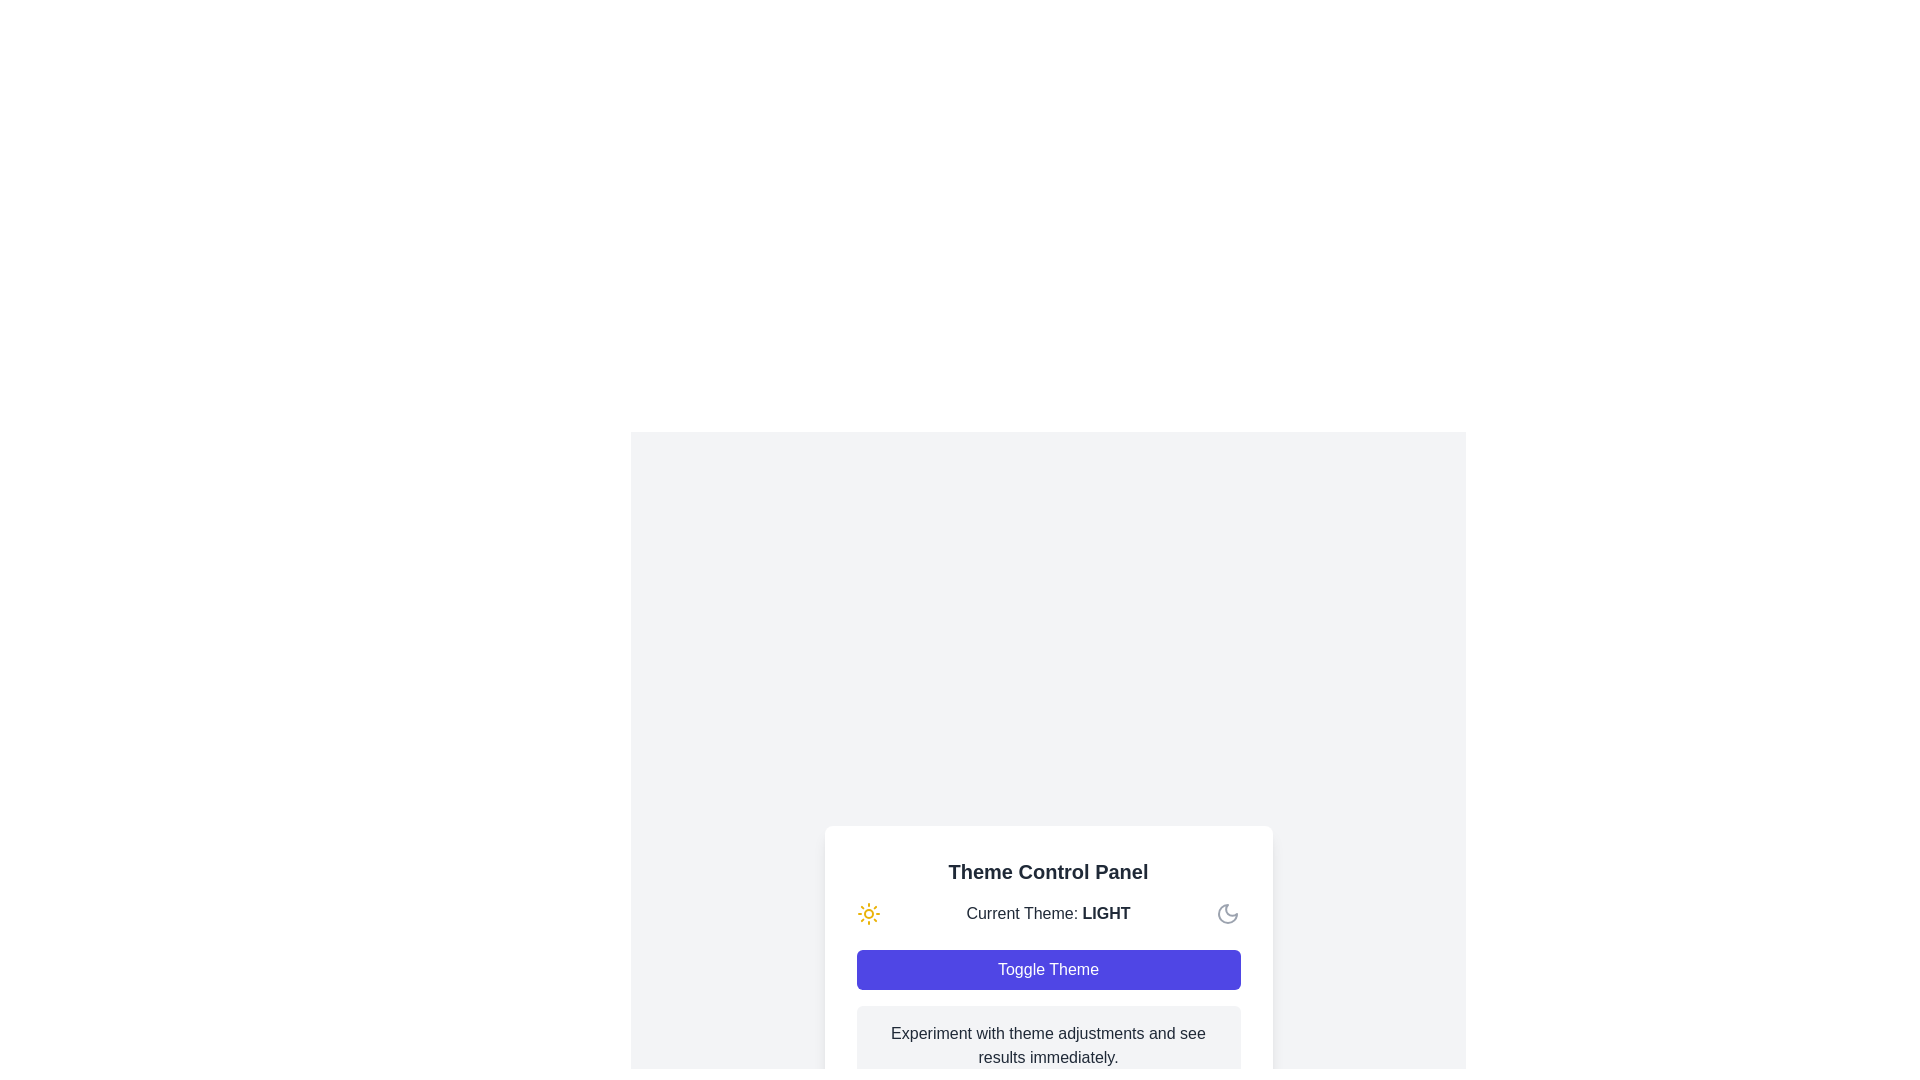  What do you see at coordinates (1227, 914) in the screenshot?
I see `the moon icon representing the dark theme toggle, located to the right of the 'Current Theme: LIGHT' text and the sun icon` at bounding box center [1227, 914].